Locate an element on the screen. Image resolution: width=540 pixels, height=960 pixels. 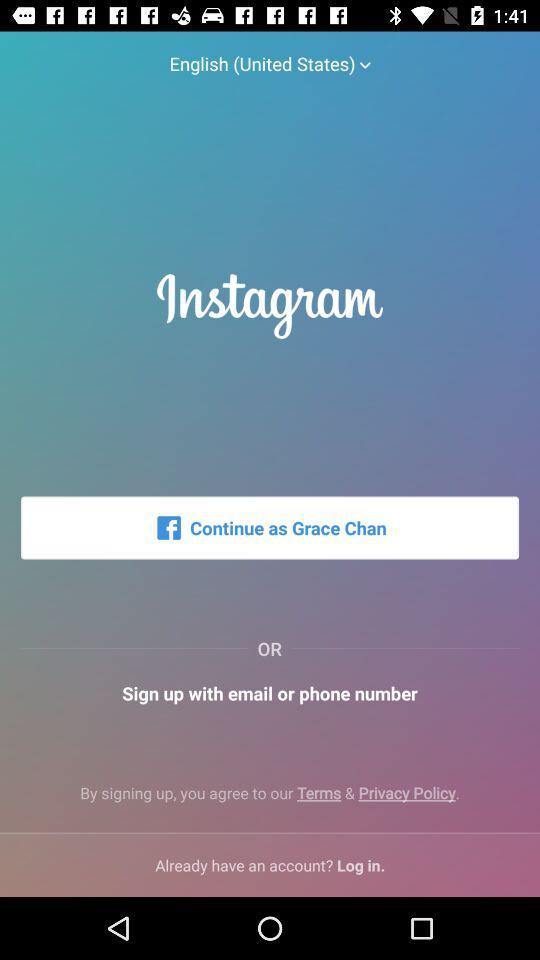
english (united states)   app is located at coordinates (270, 52).